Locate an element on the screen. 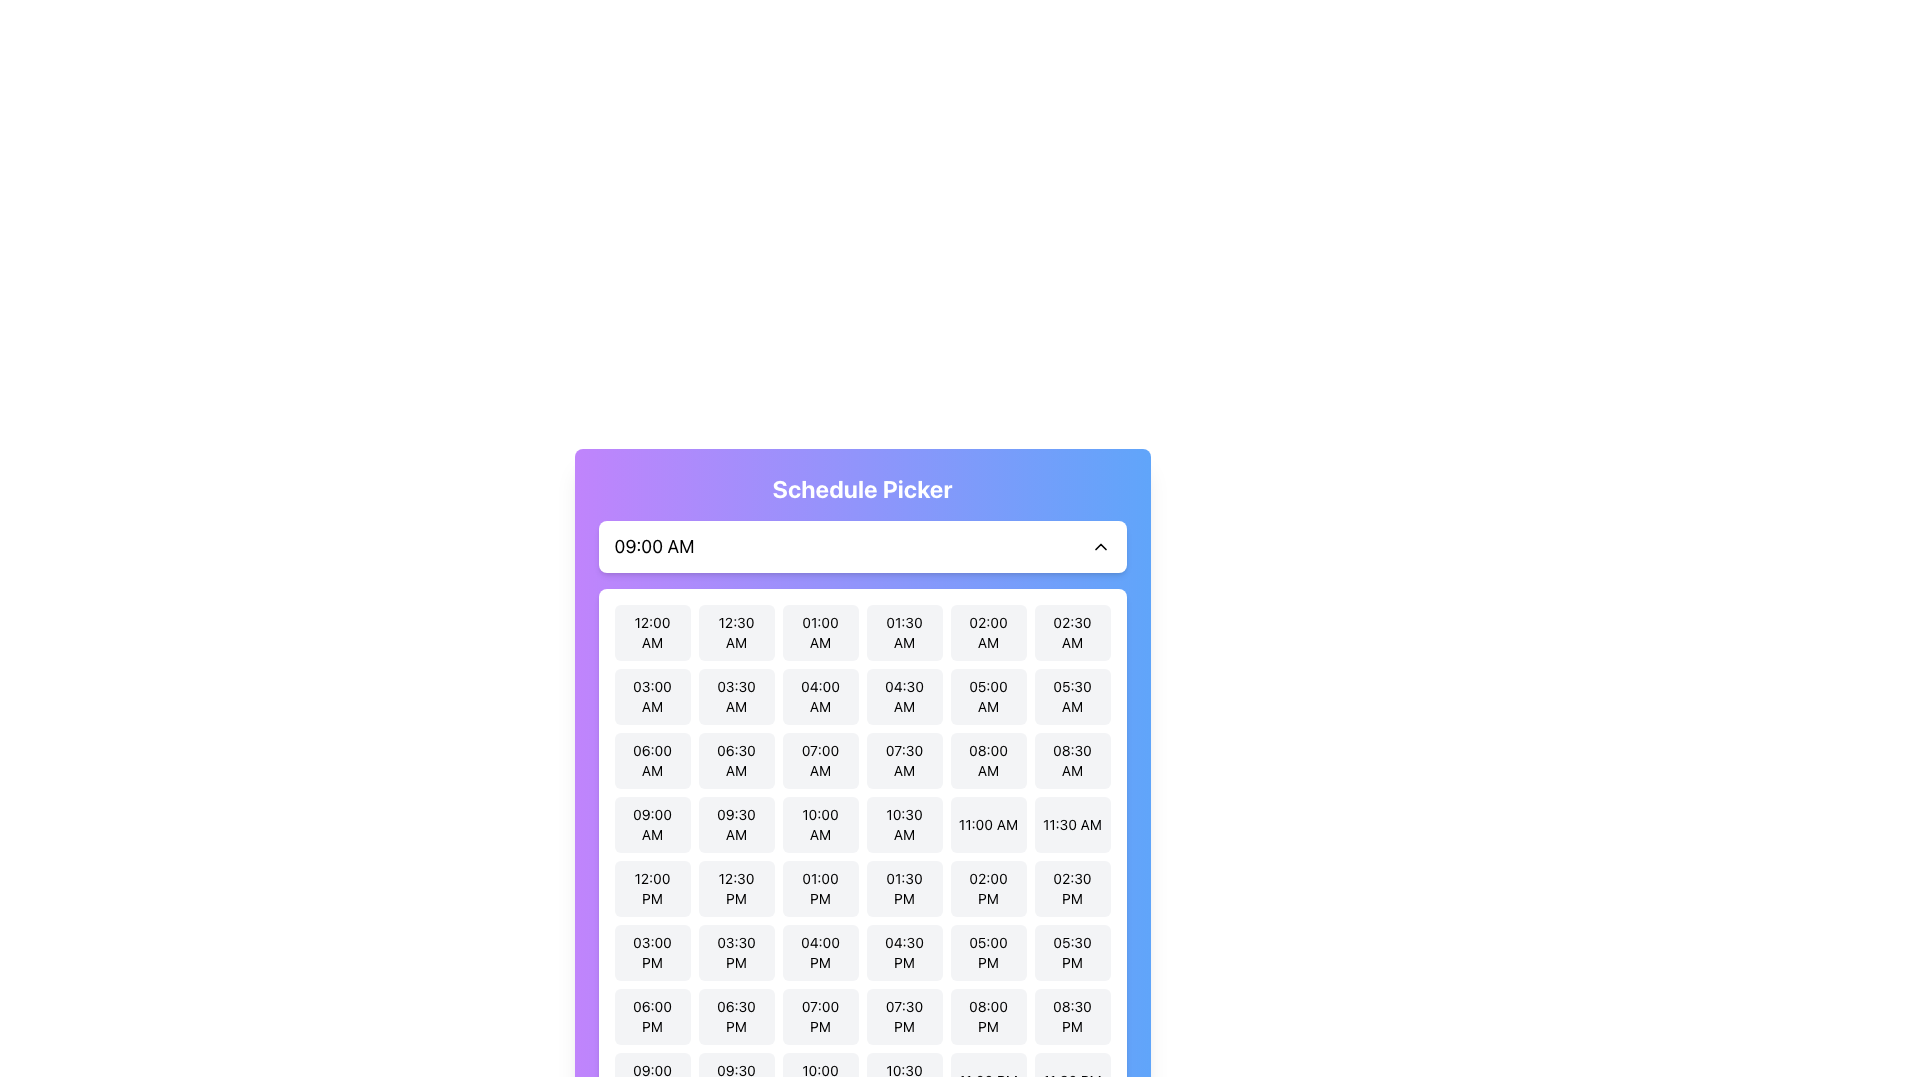 The width and height of the screenshot is (1920, 1080). the button located in the 6th row and 3rd column of the scheduling interface is located at coordinates (820, 951).